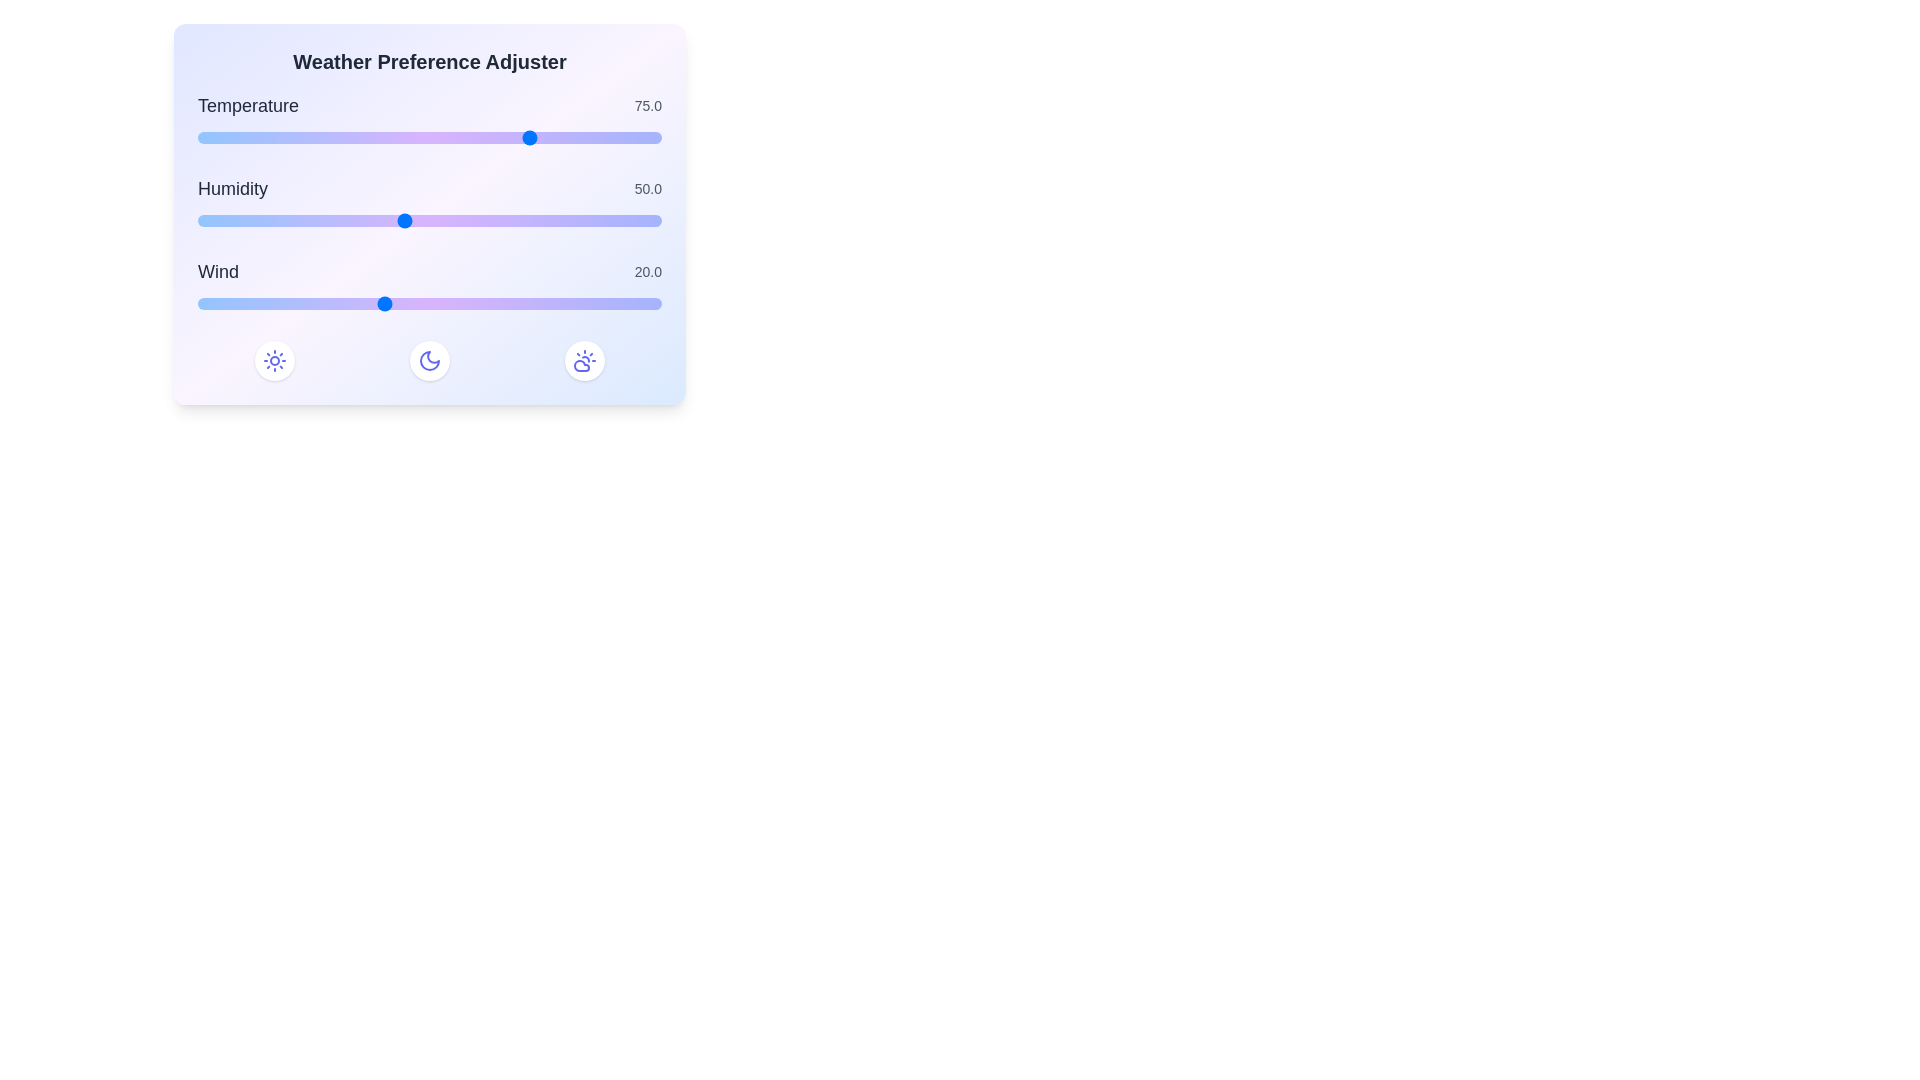 The width and height of the screenshot is (1920, 1080). Describe the element at coordinates (355, 304) in the screenshot. I see `wind value` at that location.